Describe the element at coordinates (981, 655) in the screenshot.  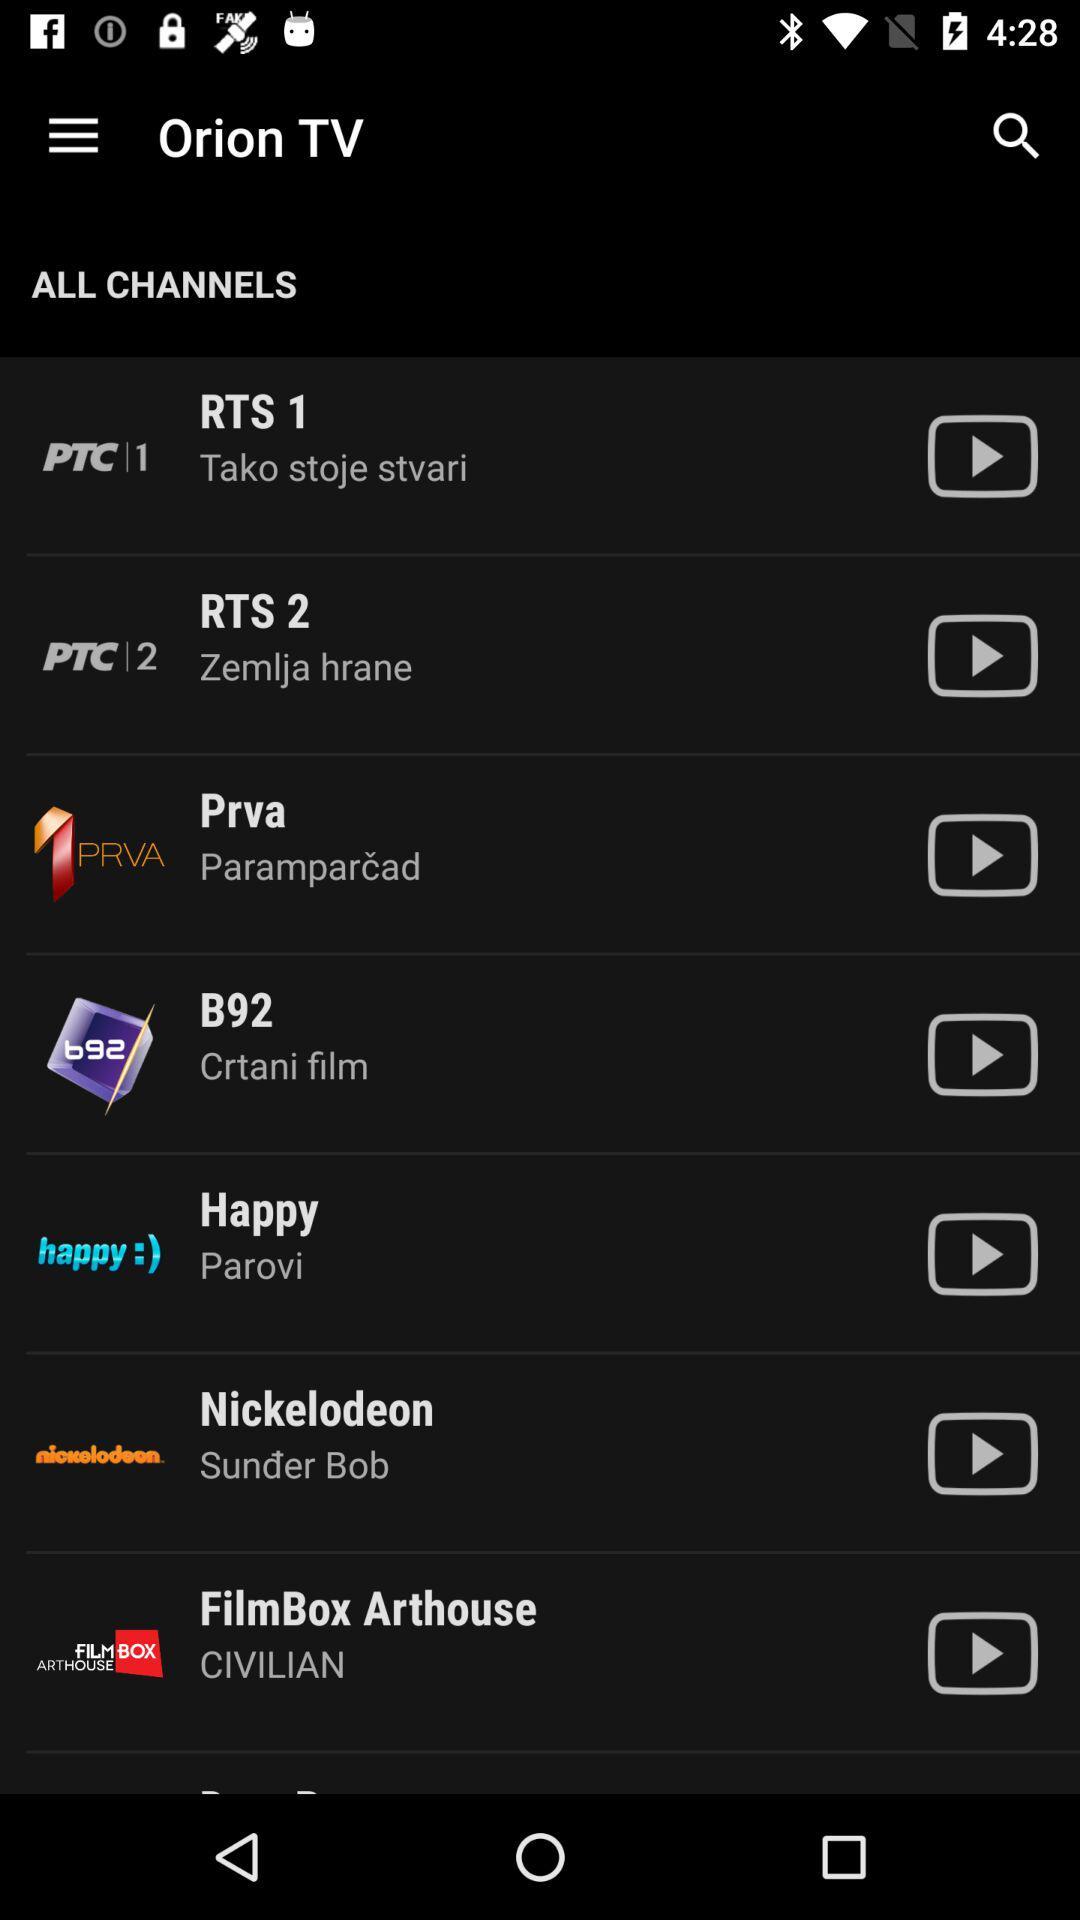
I see `video` at that location.